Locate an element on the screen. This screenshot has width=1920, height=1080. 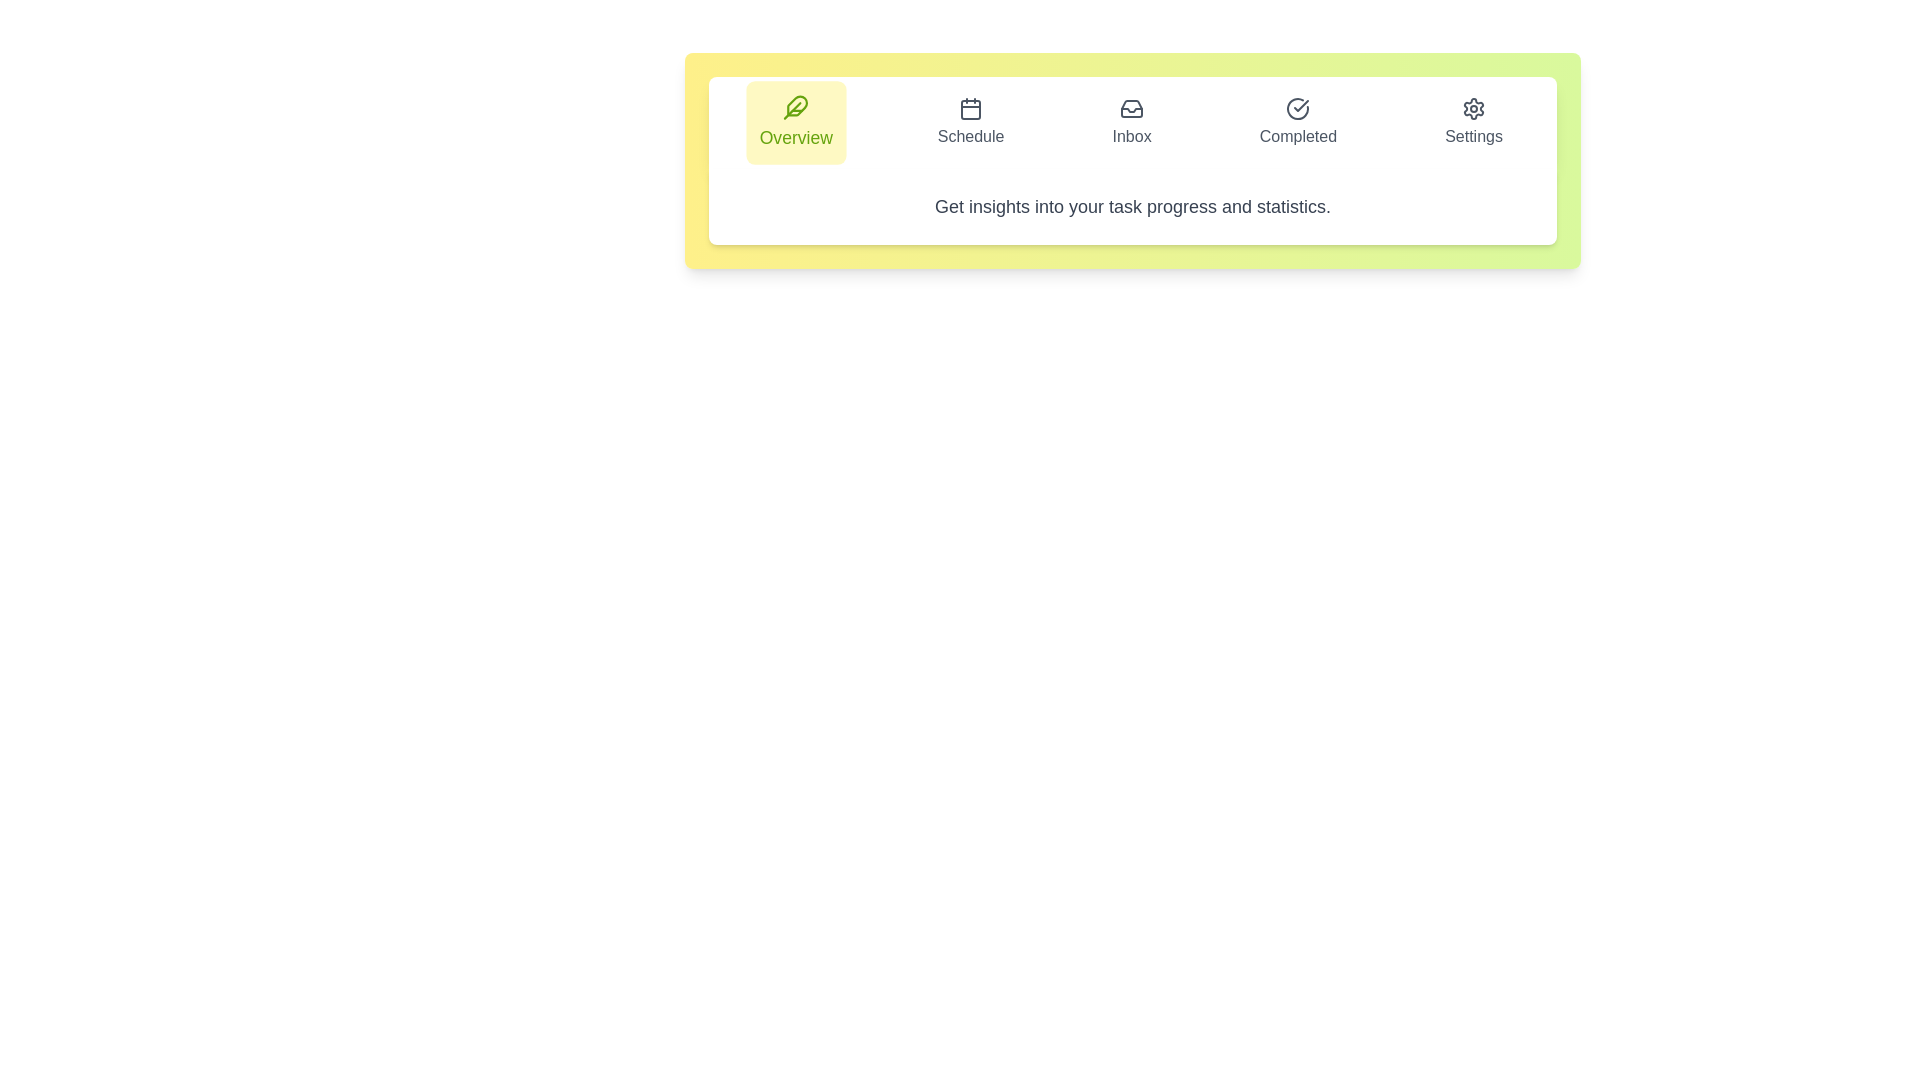
the Completed tab to inspect its layout and design is located at coordinates (1297, 123).